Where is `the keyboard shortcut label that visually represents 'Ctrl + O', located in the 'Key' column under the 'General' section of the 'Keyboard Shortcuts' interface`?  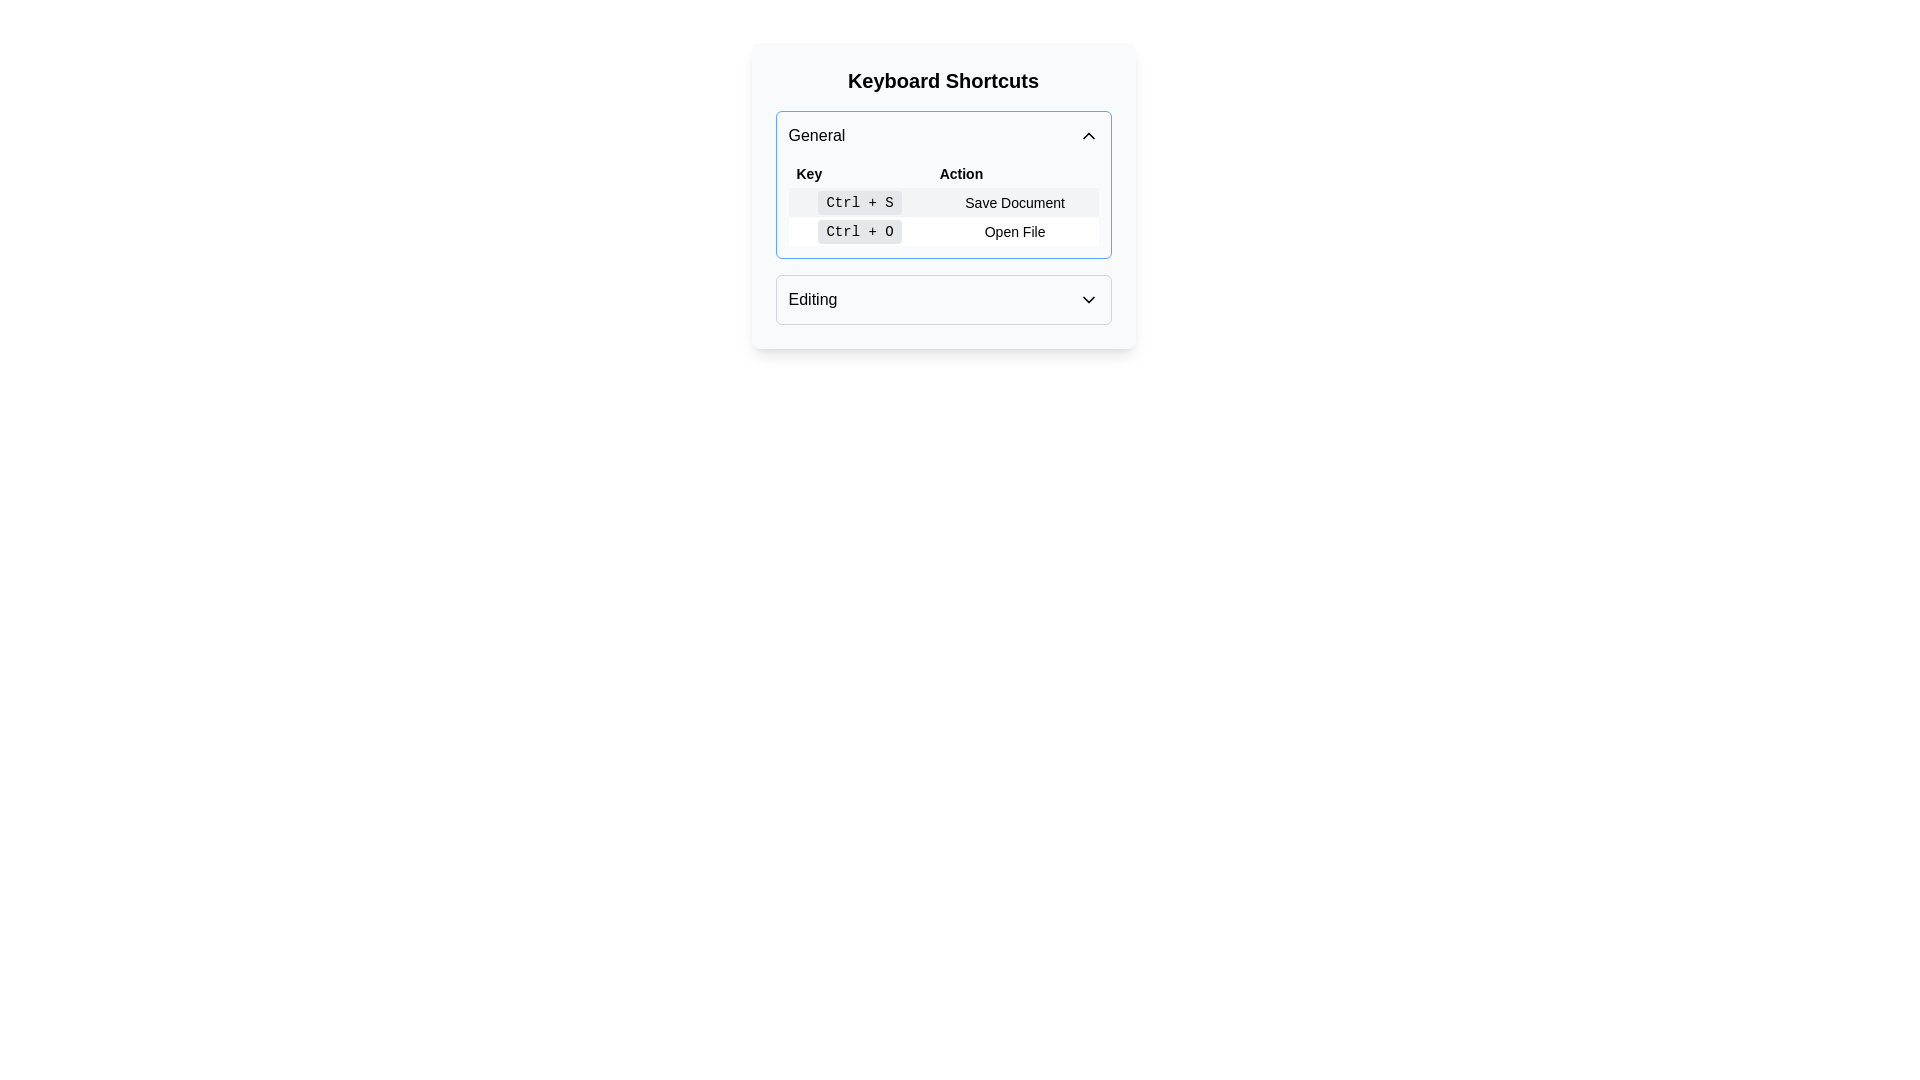
the keyboard shortcut label that visually represents 'Ctrl + O', located in the 'Key' column under the 'General' section of the 'Keyboard Shortcuts' interface is located at coordinates (860, 230).